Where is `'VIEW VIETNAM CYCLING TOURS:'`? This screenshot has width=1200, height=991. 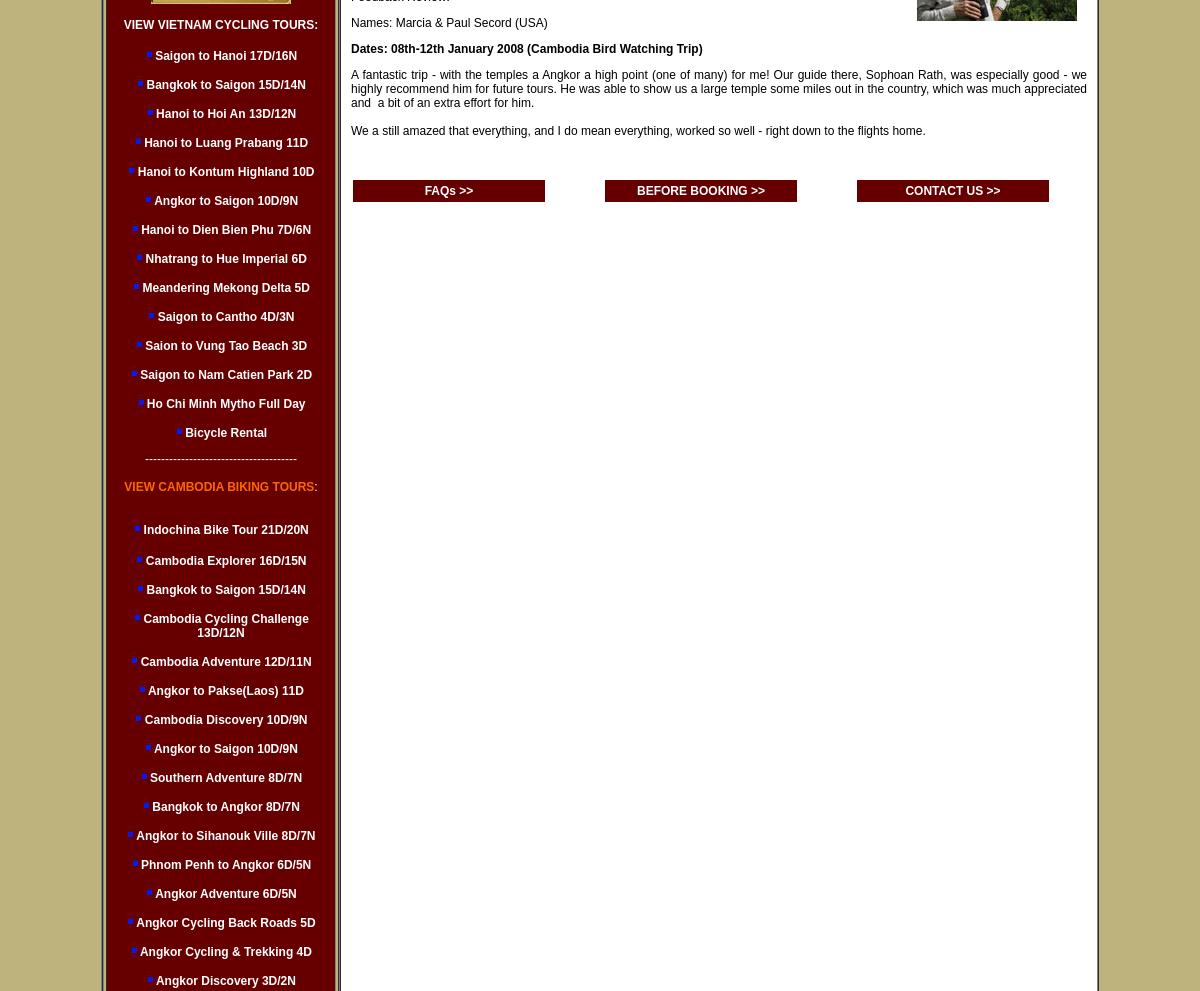 'VIEW VIETNAM CYCLING TOURS:' is located at coordinates (122, 23).